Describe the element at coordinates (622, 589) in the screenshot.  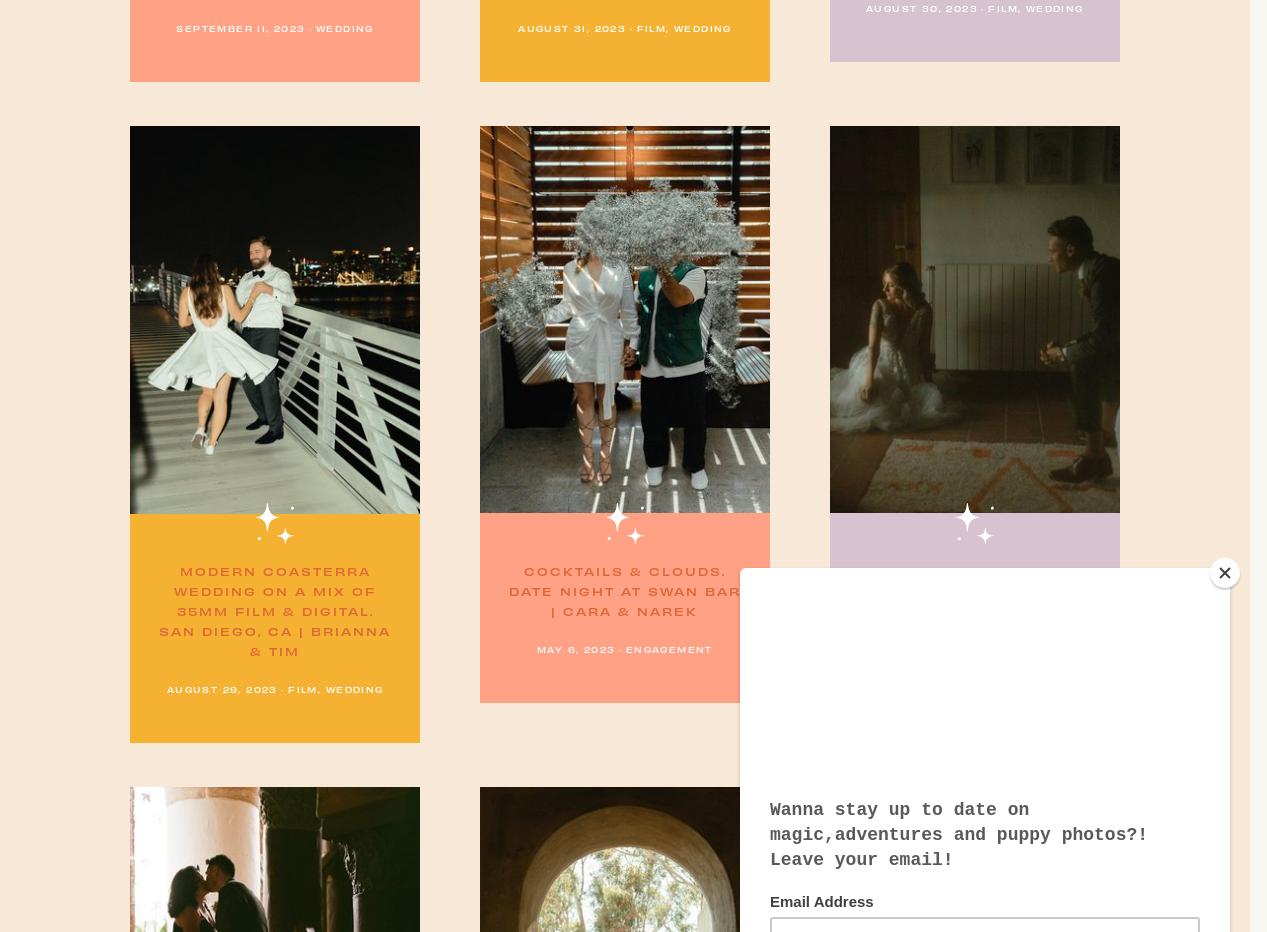
I see `'Cocktails & Clouds. Date Night at Swan Bar | Cara & Narek'` at that location.